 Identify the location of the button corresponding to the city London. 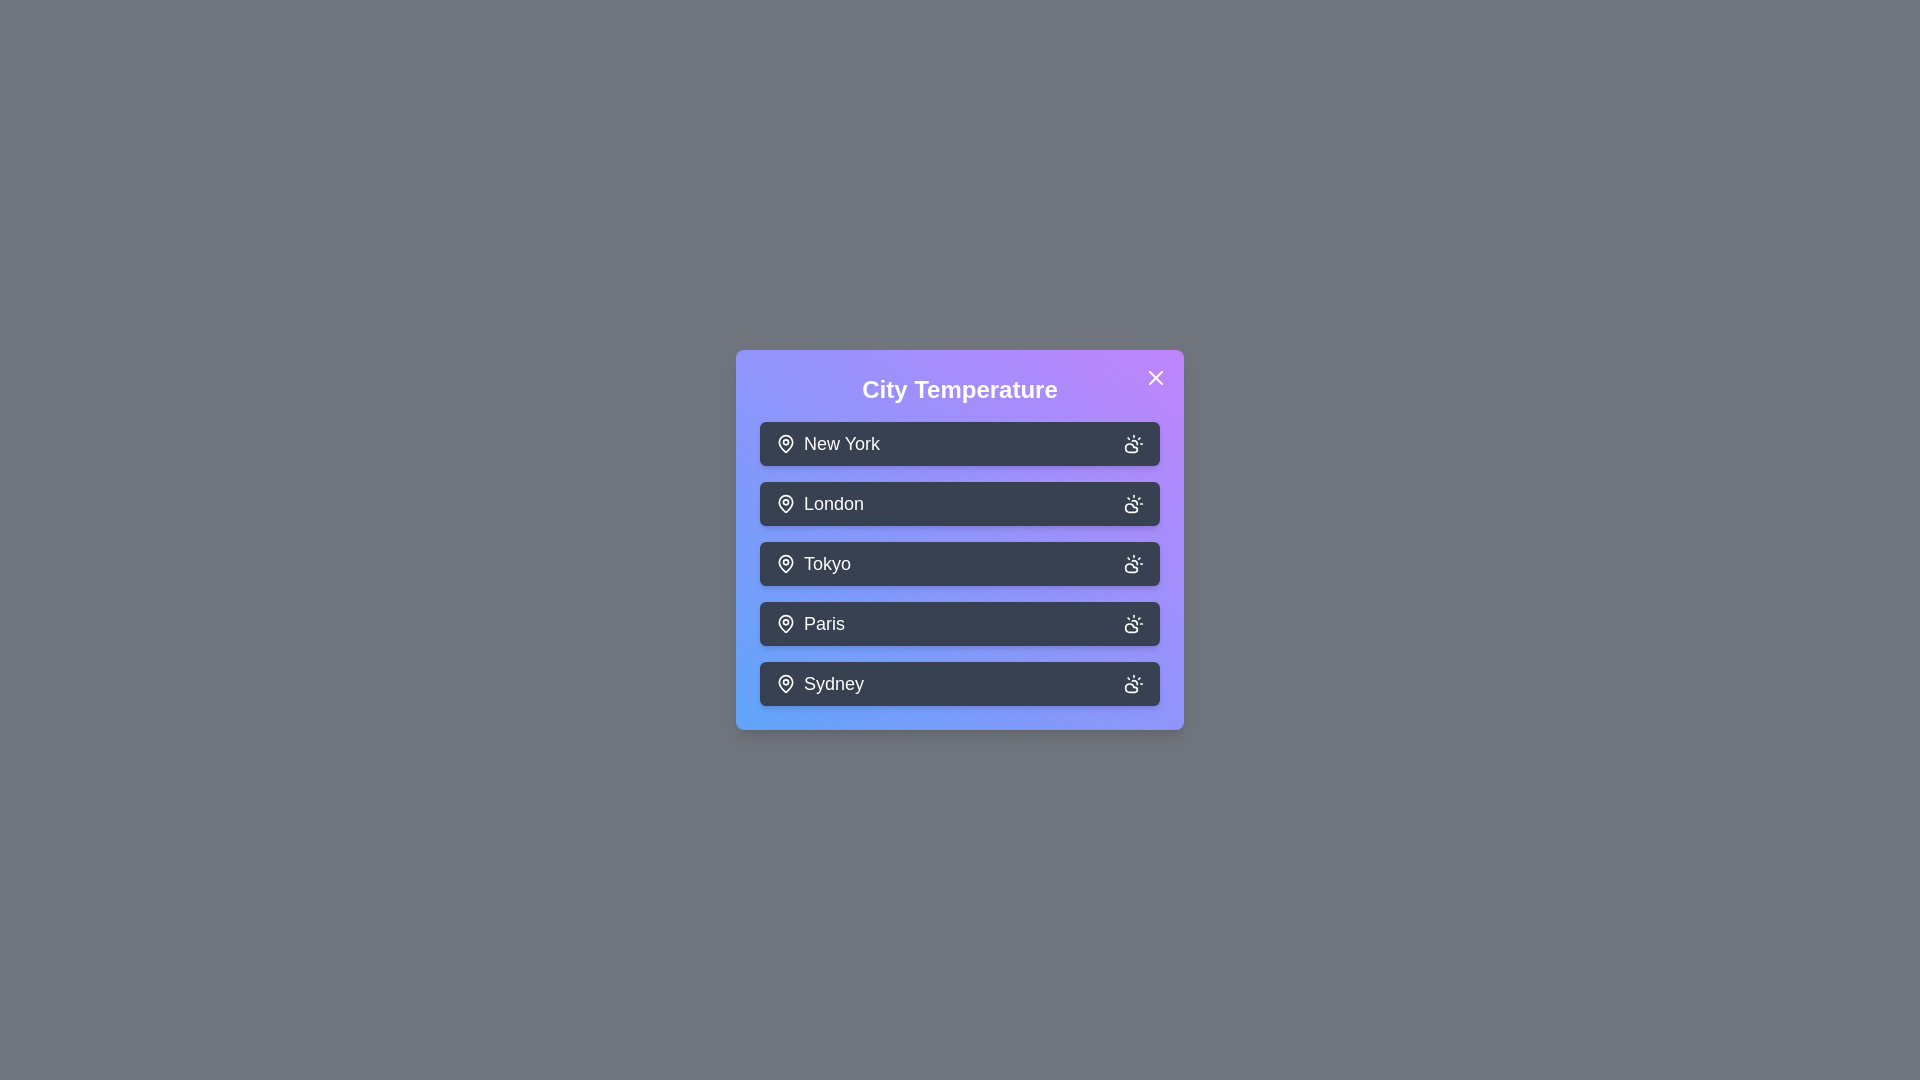
(960, 503).